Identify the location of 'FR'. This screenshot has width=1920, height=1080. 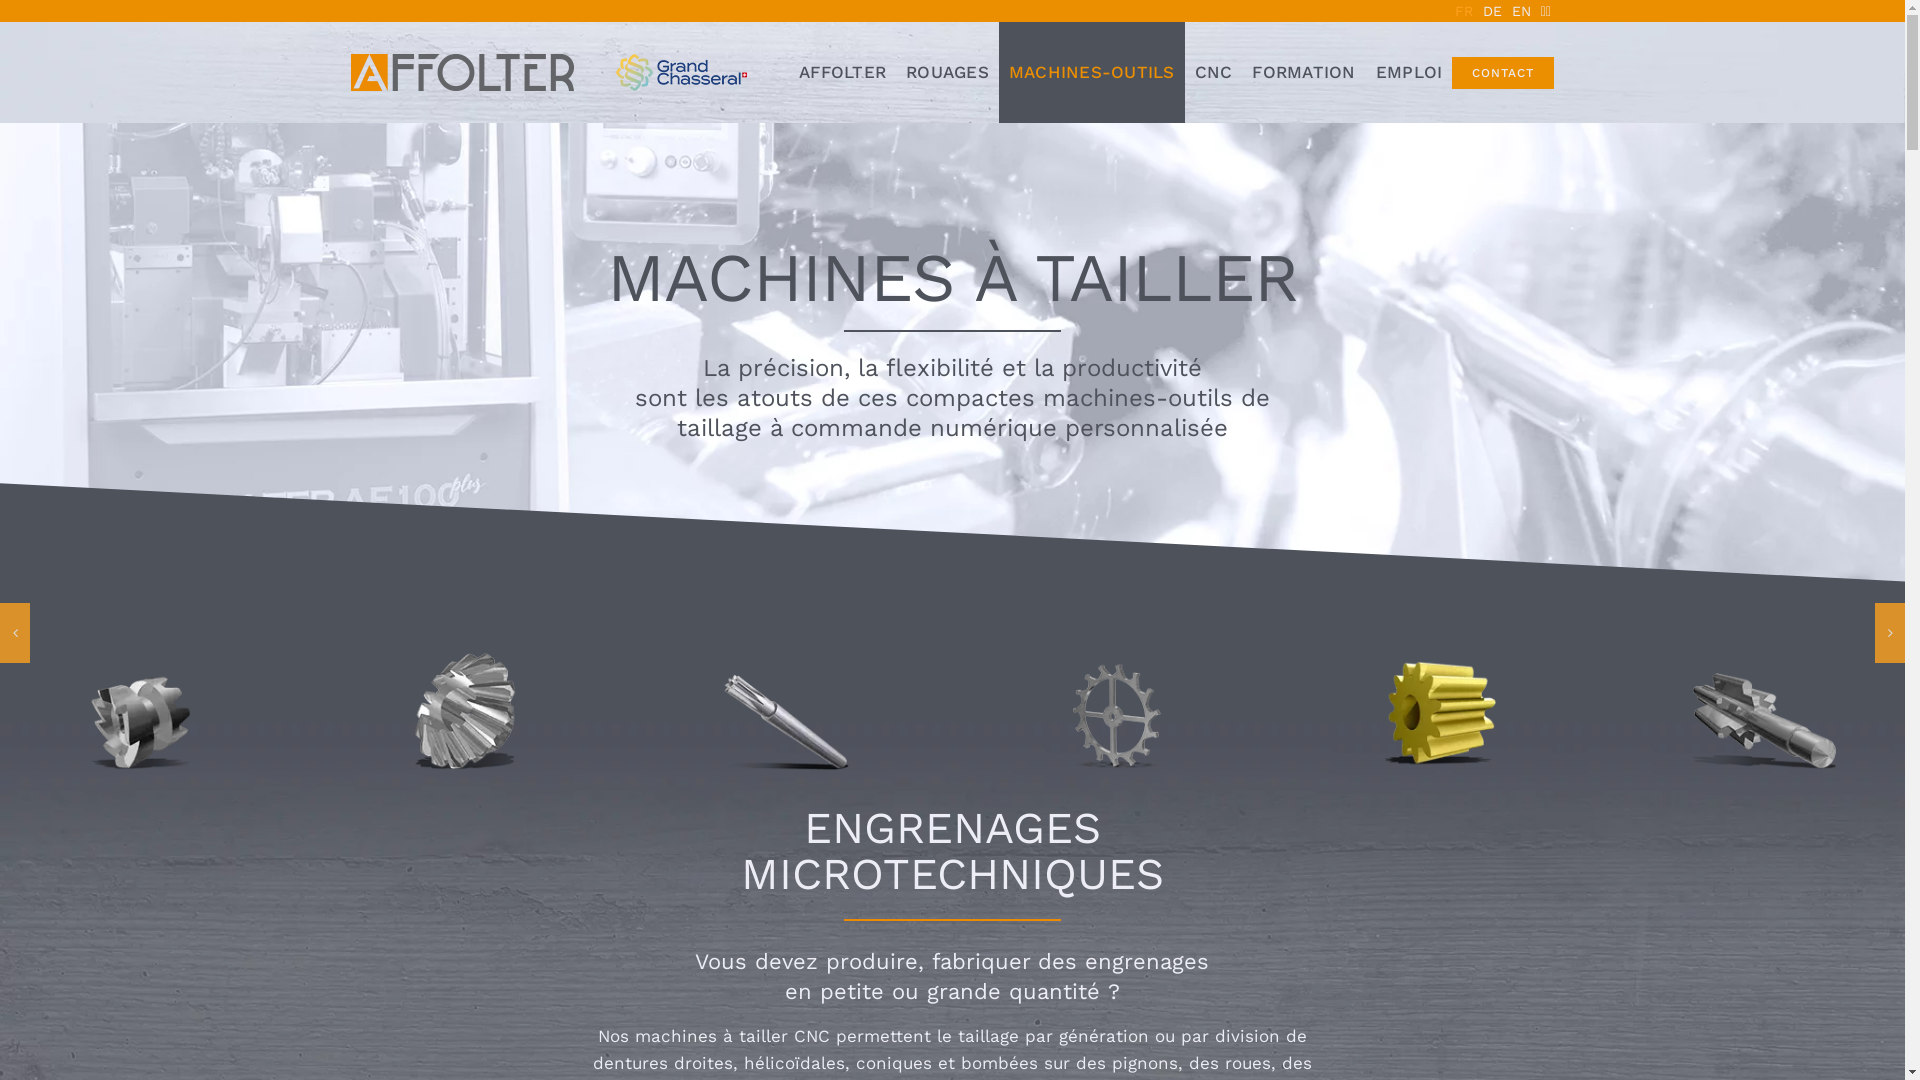
(1464, 11).